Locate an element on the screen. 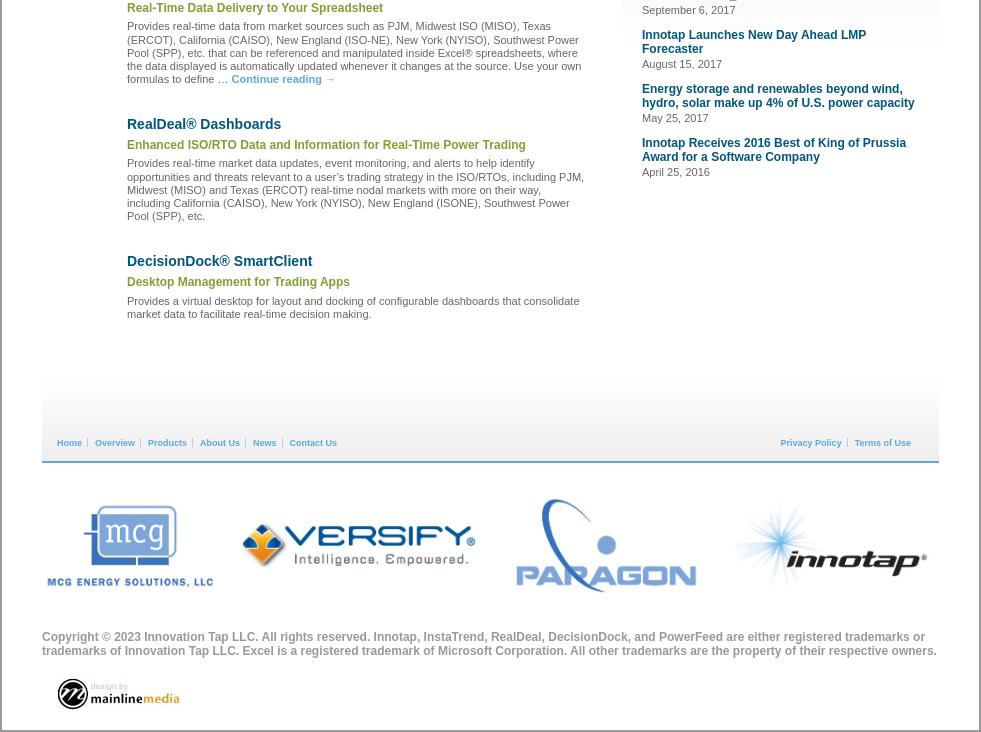 Image resolution: width=981 pixels, height=732 pixels. 'Provides real-time market data updates, event monitoring, and alerts to help identify opportunities and threats relevant to a user’s trading strategy in the ISO/RTOs, including PJM, Midwest (MISO) and Texas (ERCOT) real-time nodal markets with more on their way, including California (CAISO), New York (NYISO), New England (ISONE), Southwest Power Pool (SPP), etc.' is located at coordinates (126, 188).